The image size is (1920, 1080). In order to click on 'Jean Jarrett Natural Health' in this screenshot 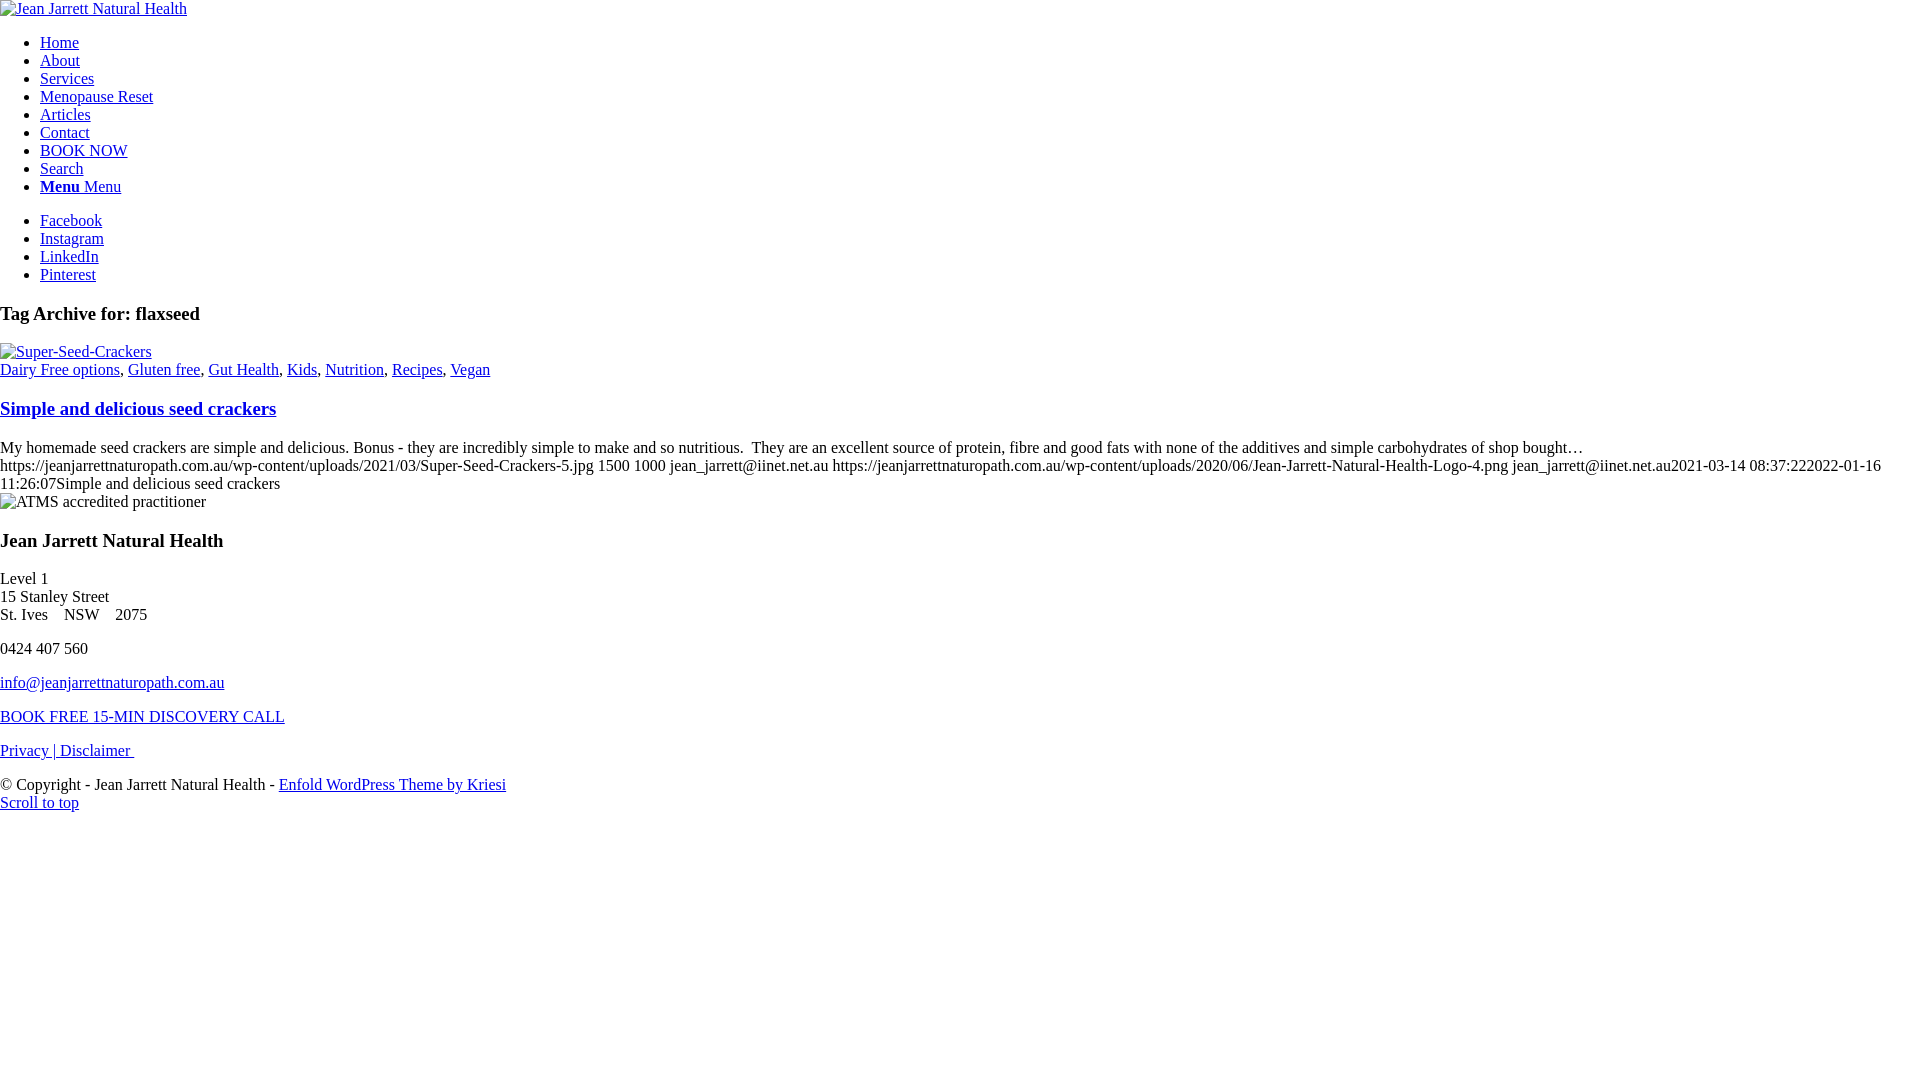, I will do `click(92, 8)`.